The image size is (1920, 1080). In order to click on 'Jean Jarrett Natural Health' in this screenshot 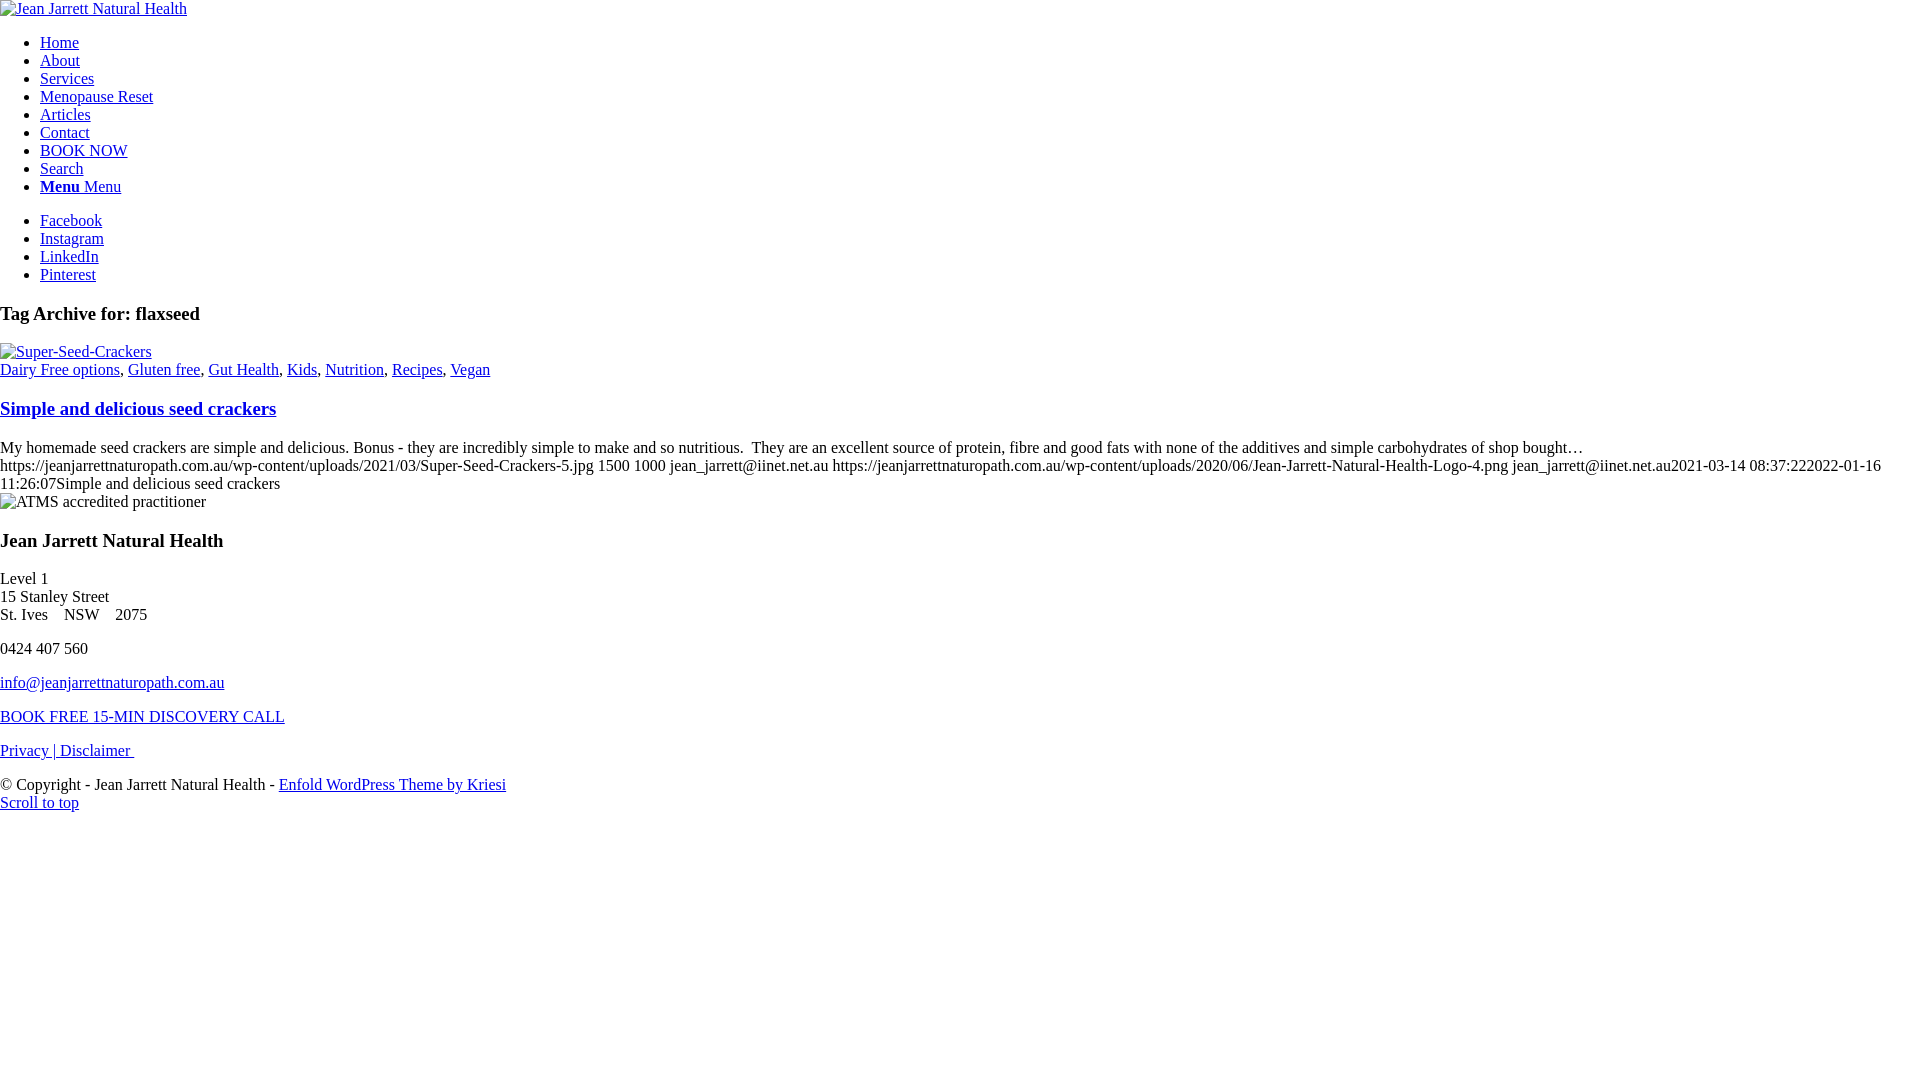, I will do `click(92, 8)`.